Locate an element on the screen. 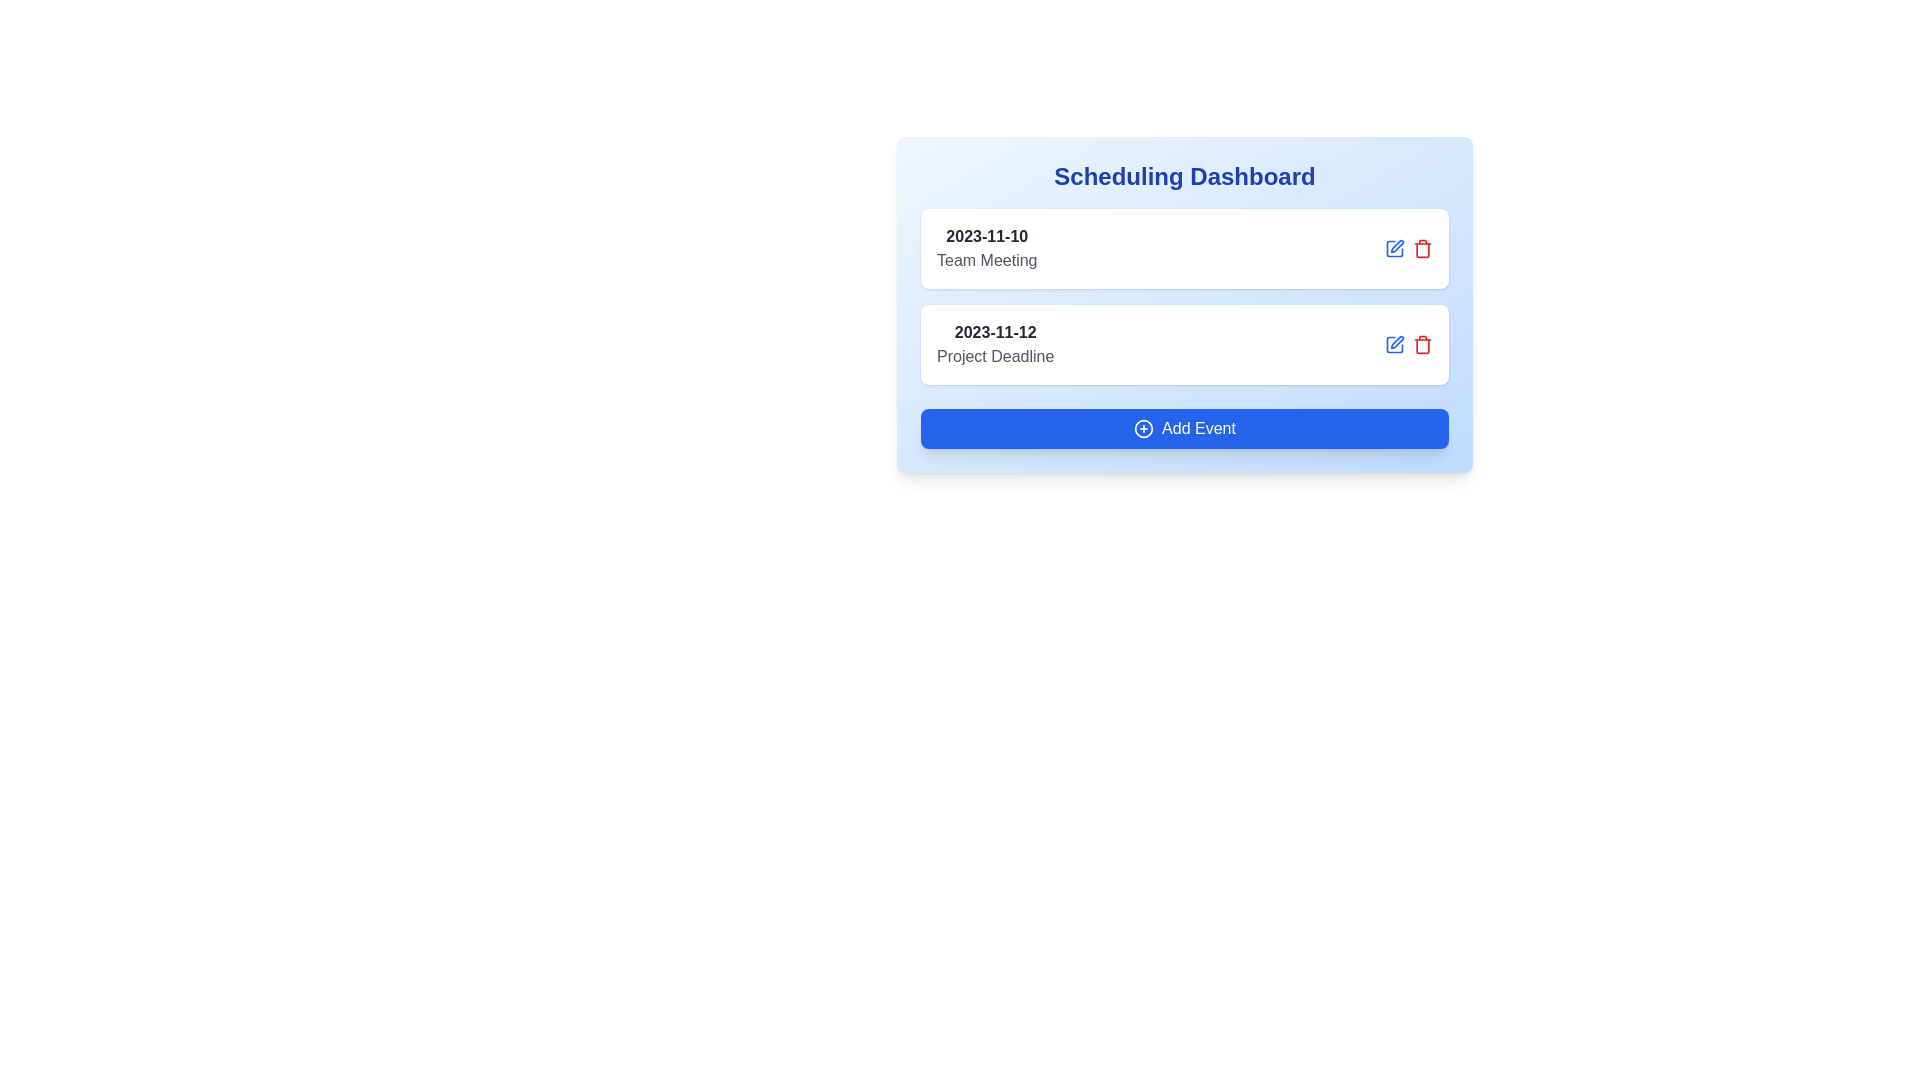 The height and width of the screenshot is (1080, 1920). the text block displaying the date '2023-11-10' and event title 'Team Meeting', which is the first entry inside a card within the Scheduling Dashboard is located at coordinates (987, 248).